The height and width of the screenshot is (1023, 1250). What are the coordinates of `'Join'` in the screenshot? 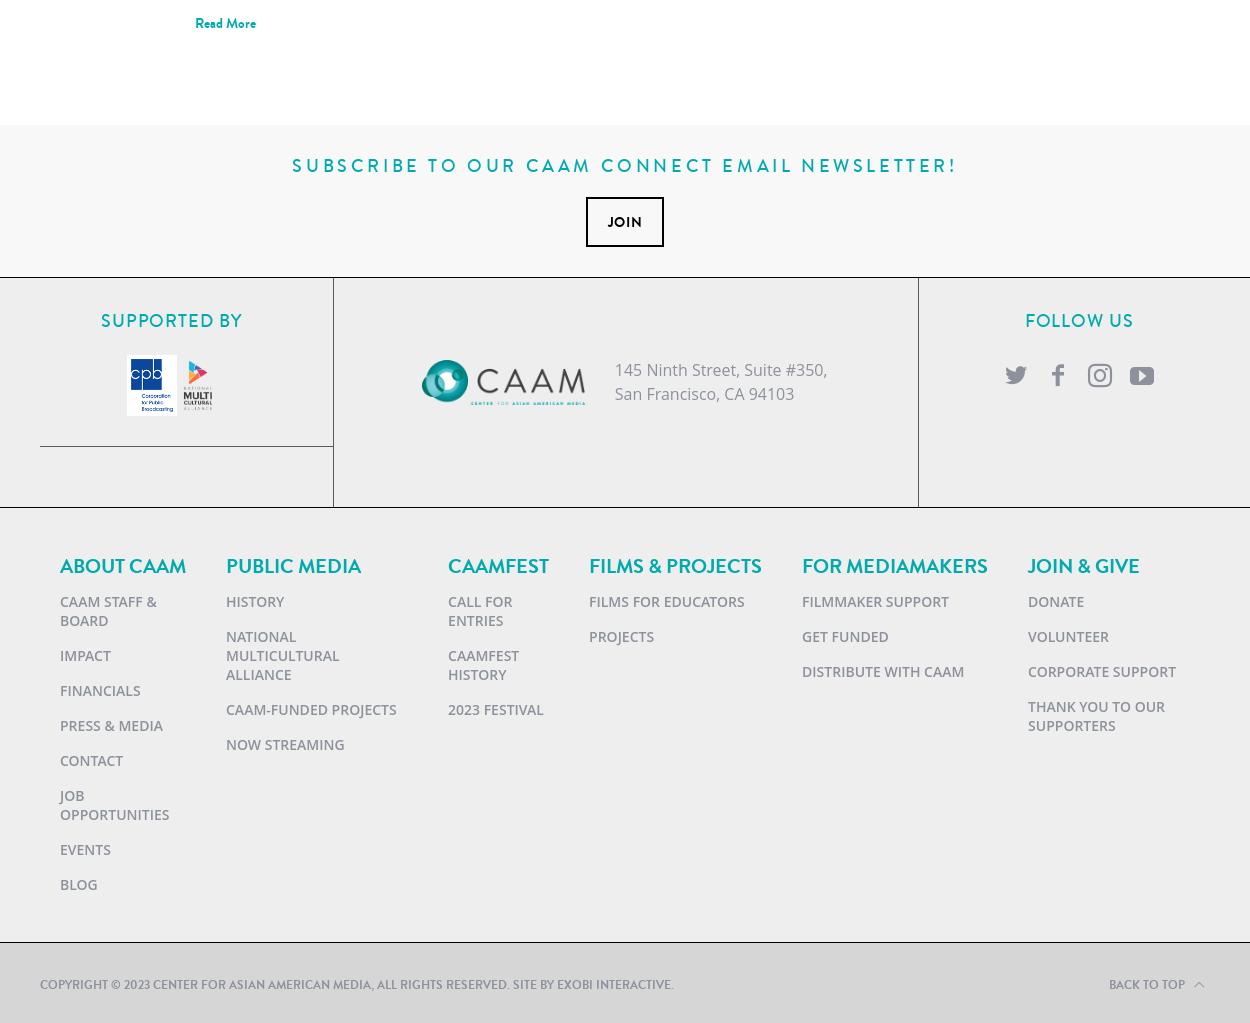 It's located at (623, 220).